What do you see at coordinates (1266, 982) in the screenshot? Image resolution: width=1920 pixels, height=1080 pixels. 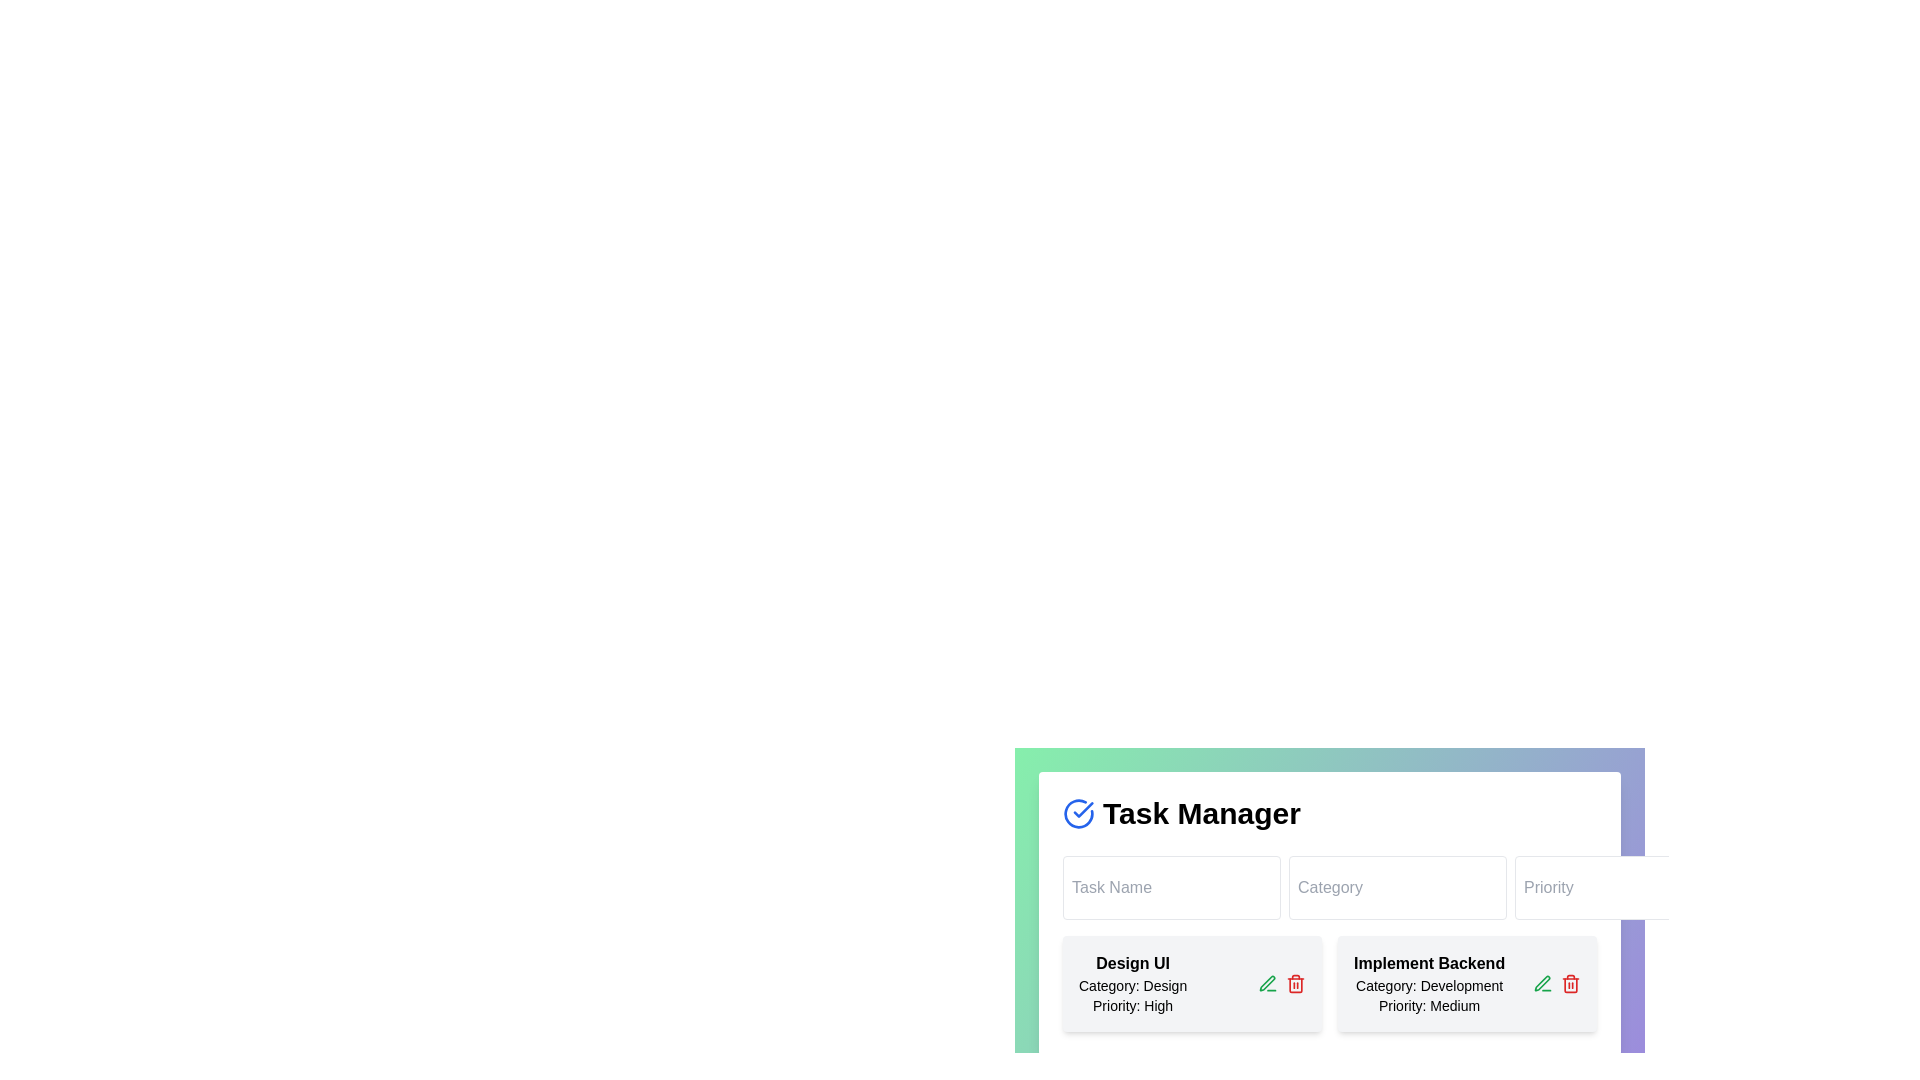 I see `the first green pen icon located in the top left corner of the interface to initiate the edit functionality` at bounding box center [1266, 982].